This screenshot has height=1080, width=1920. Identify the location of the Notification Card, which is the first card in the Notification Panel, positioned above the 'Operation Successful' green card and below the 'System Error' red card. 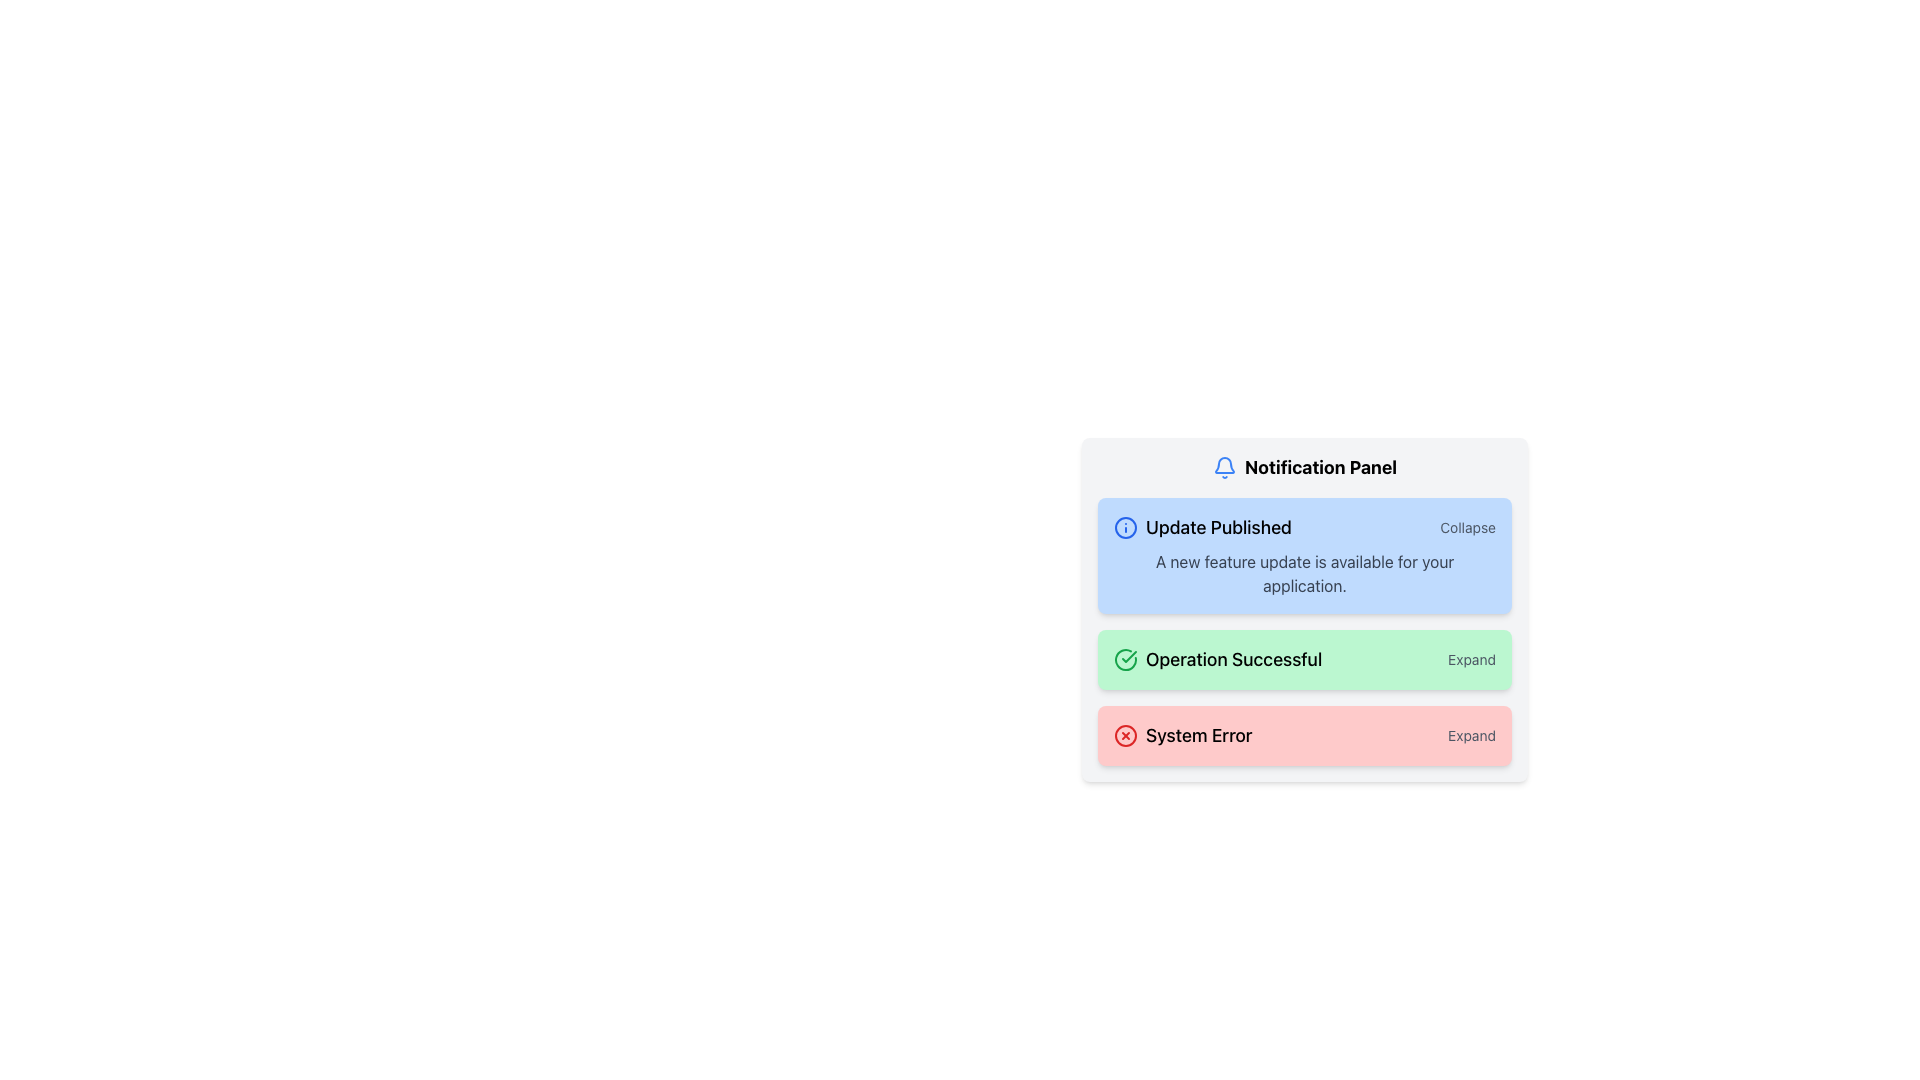
(1305, 555).